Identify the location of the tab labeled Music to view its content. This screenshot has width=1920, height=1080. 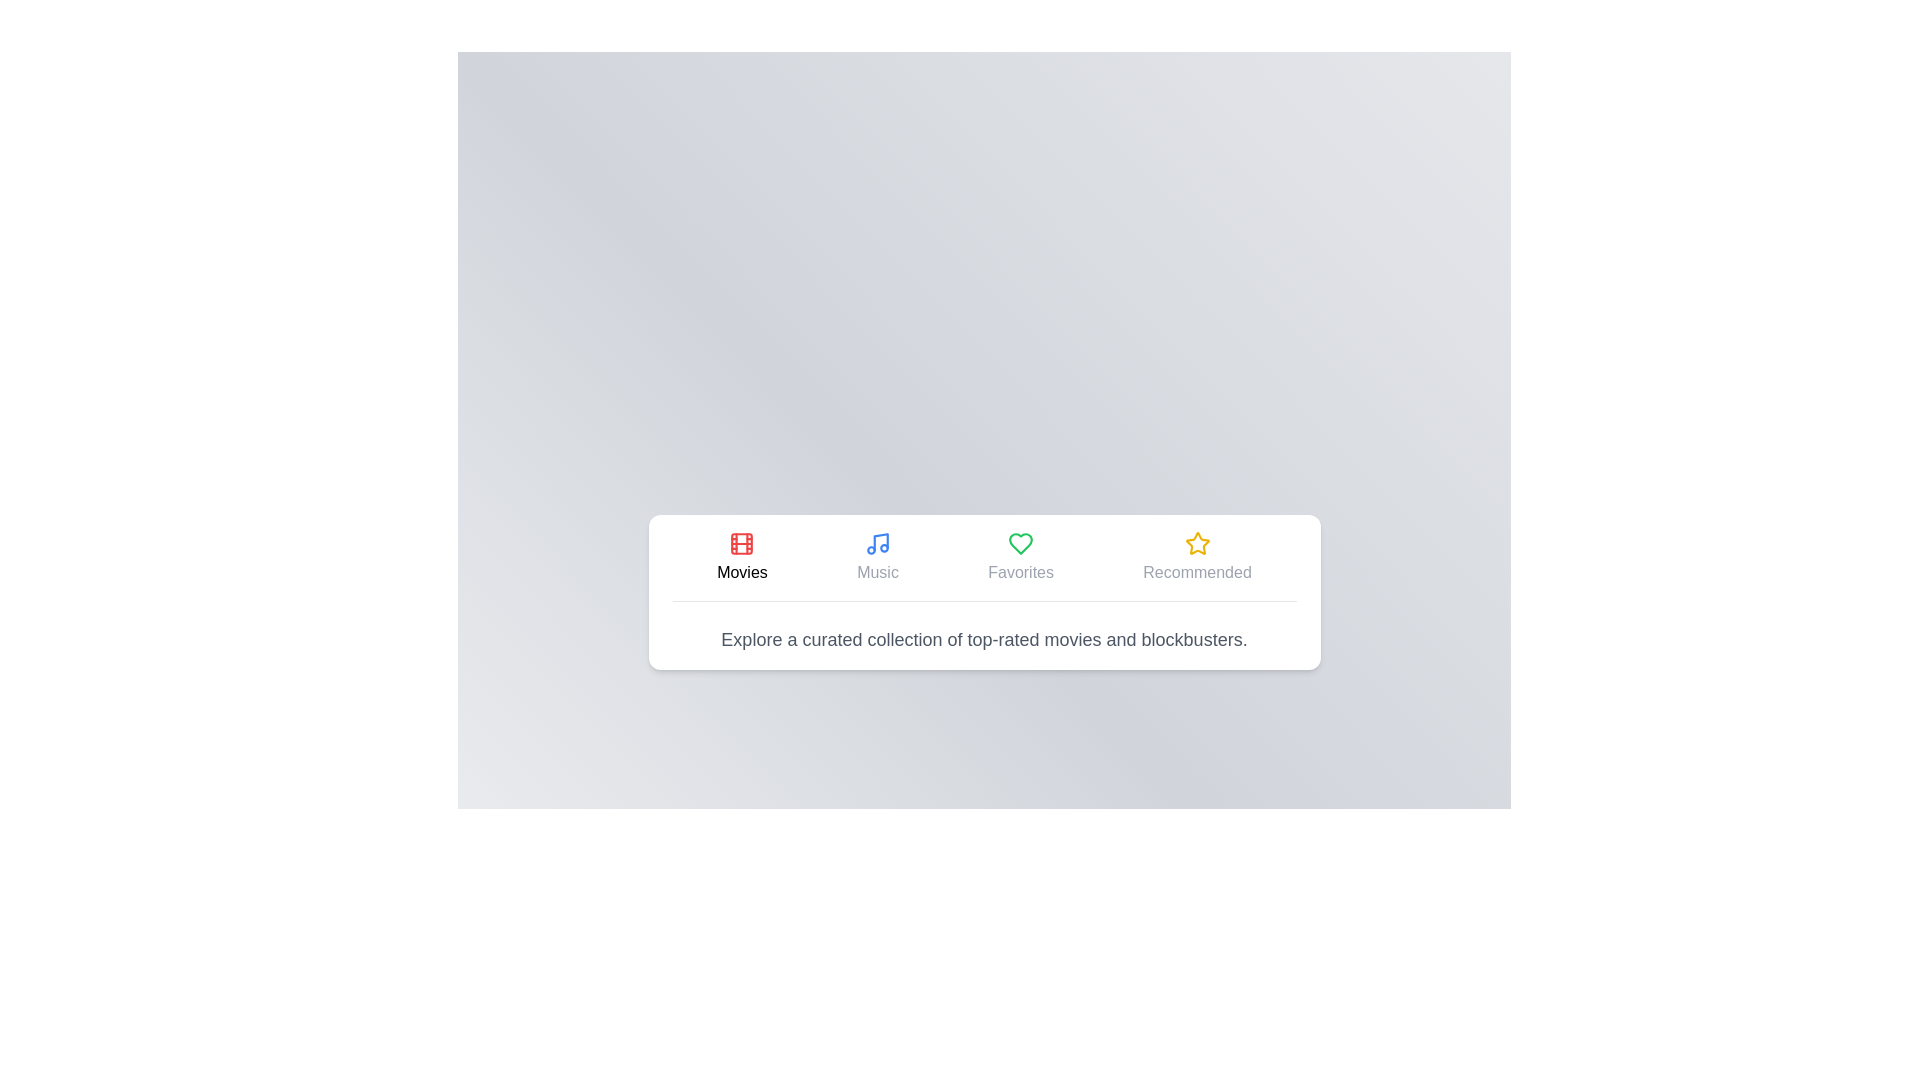
(878, 556).